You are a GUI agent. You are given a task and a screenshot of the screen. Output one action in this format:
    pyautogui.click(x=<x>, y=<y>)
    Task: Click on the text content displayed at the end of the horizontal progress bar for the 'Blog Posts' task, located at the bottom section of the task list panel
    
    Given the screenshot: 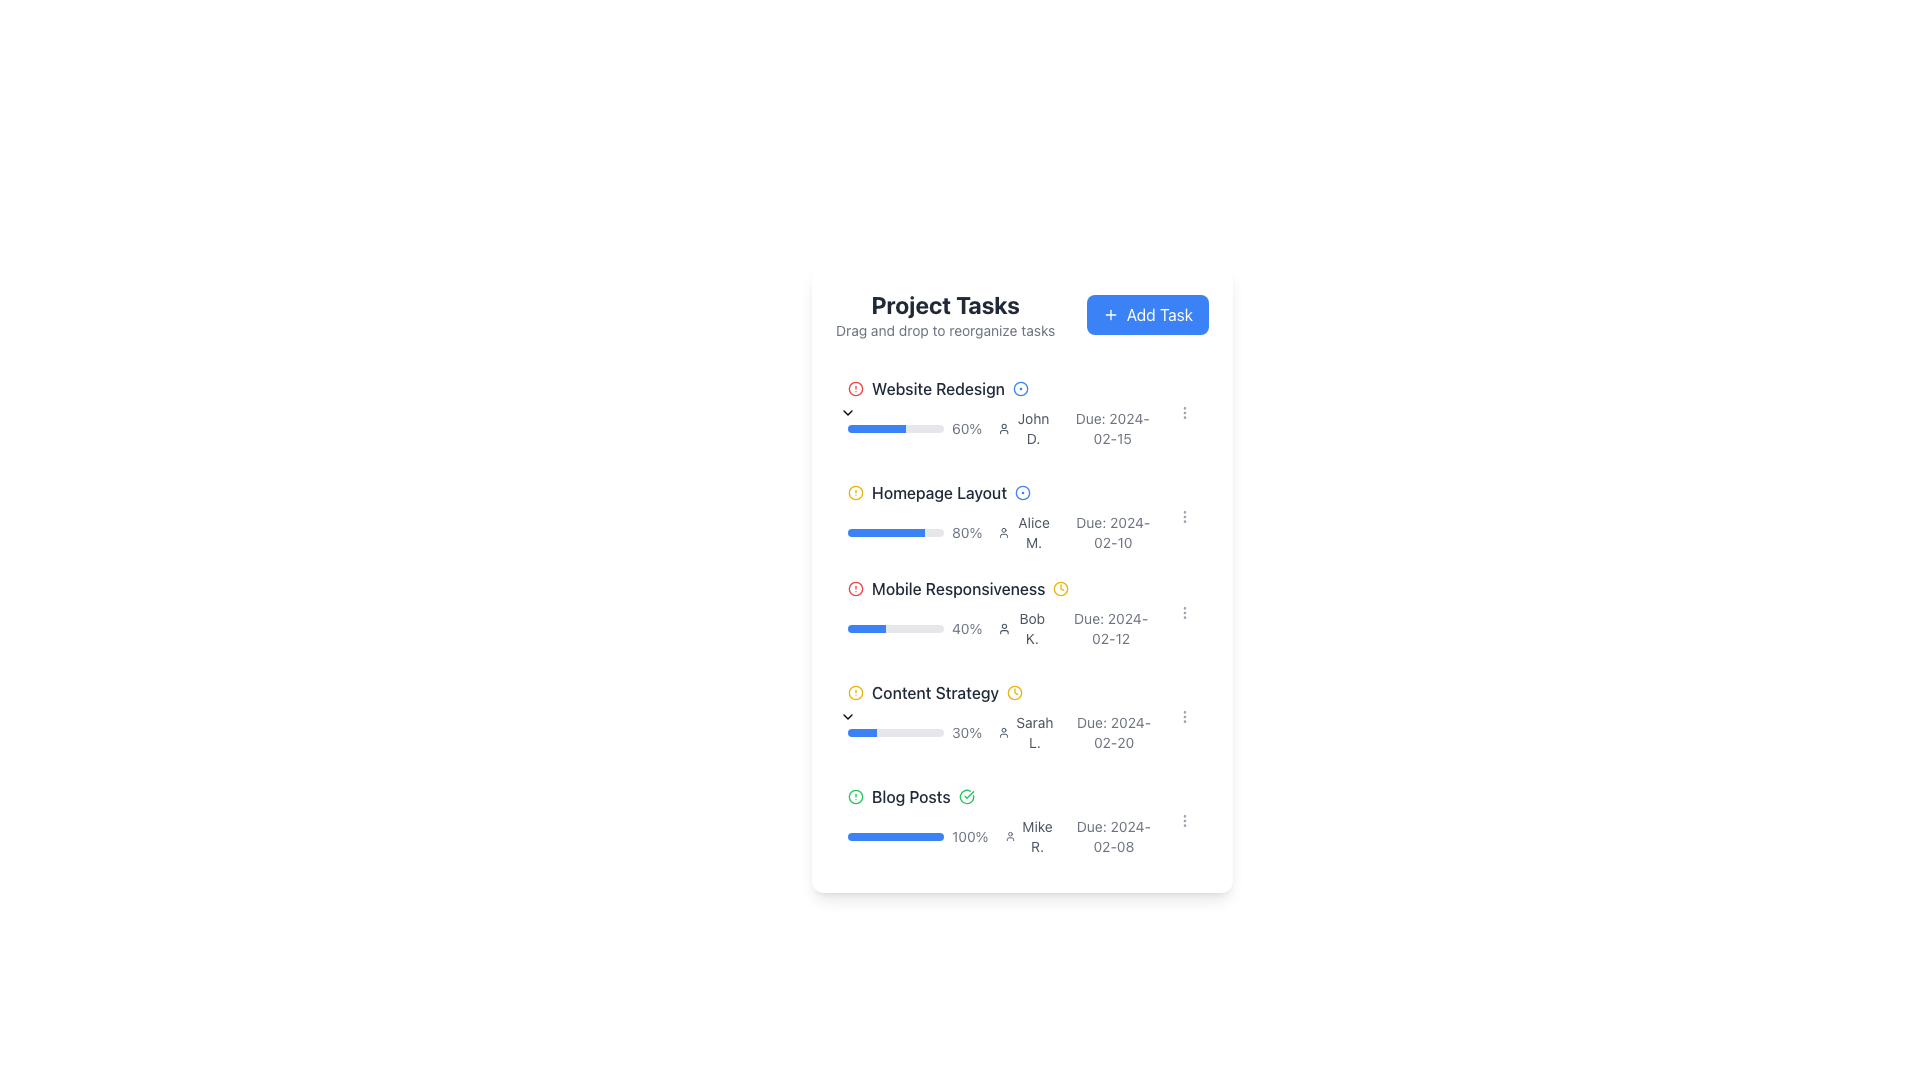 What is the action you would take?
    pyautogui.click(x=970, y=837)
    